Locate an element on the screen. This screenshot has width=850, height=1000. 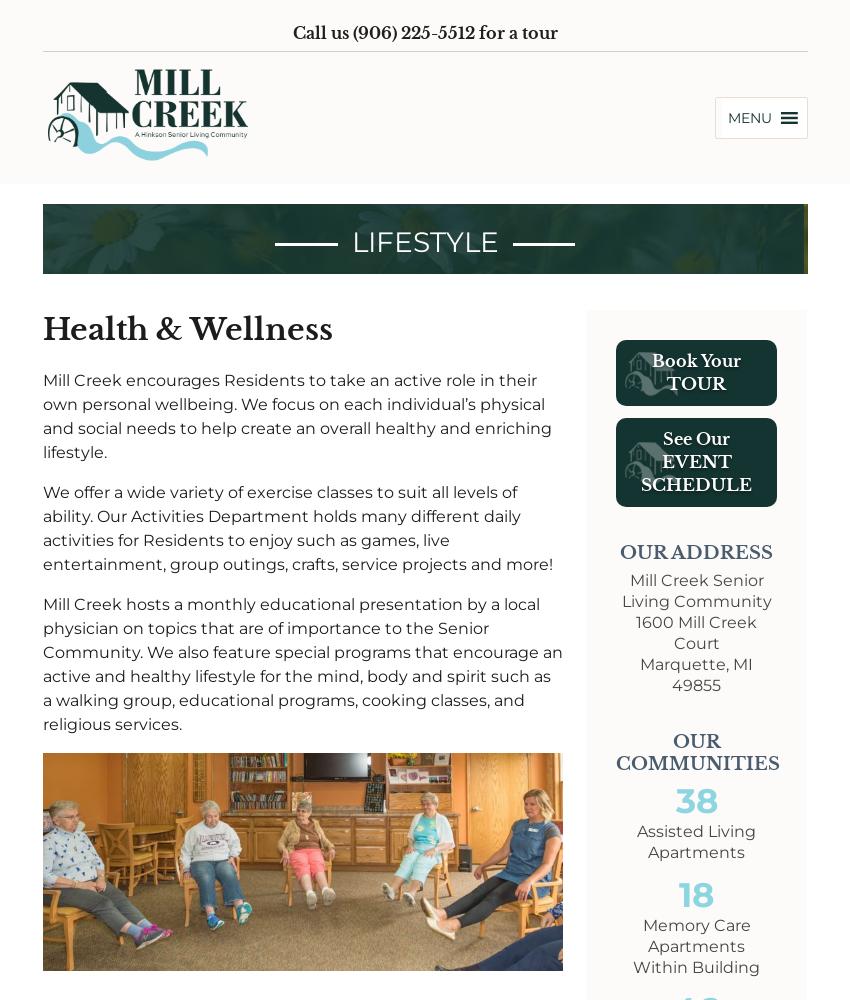
'18' is located at coordinates (695, 894).